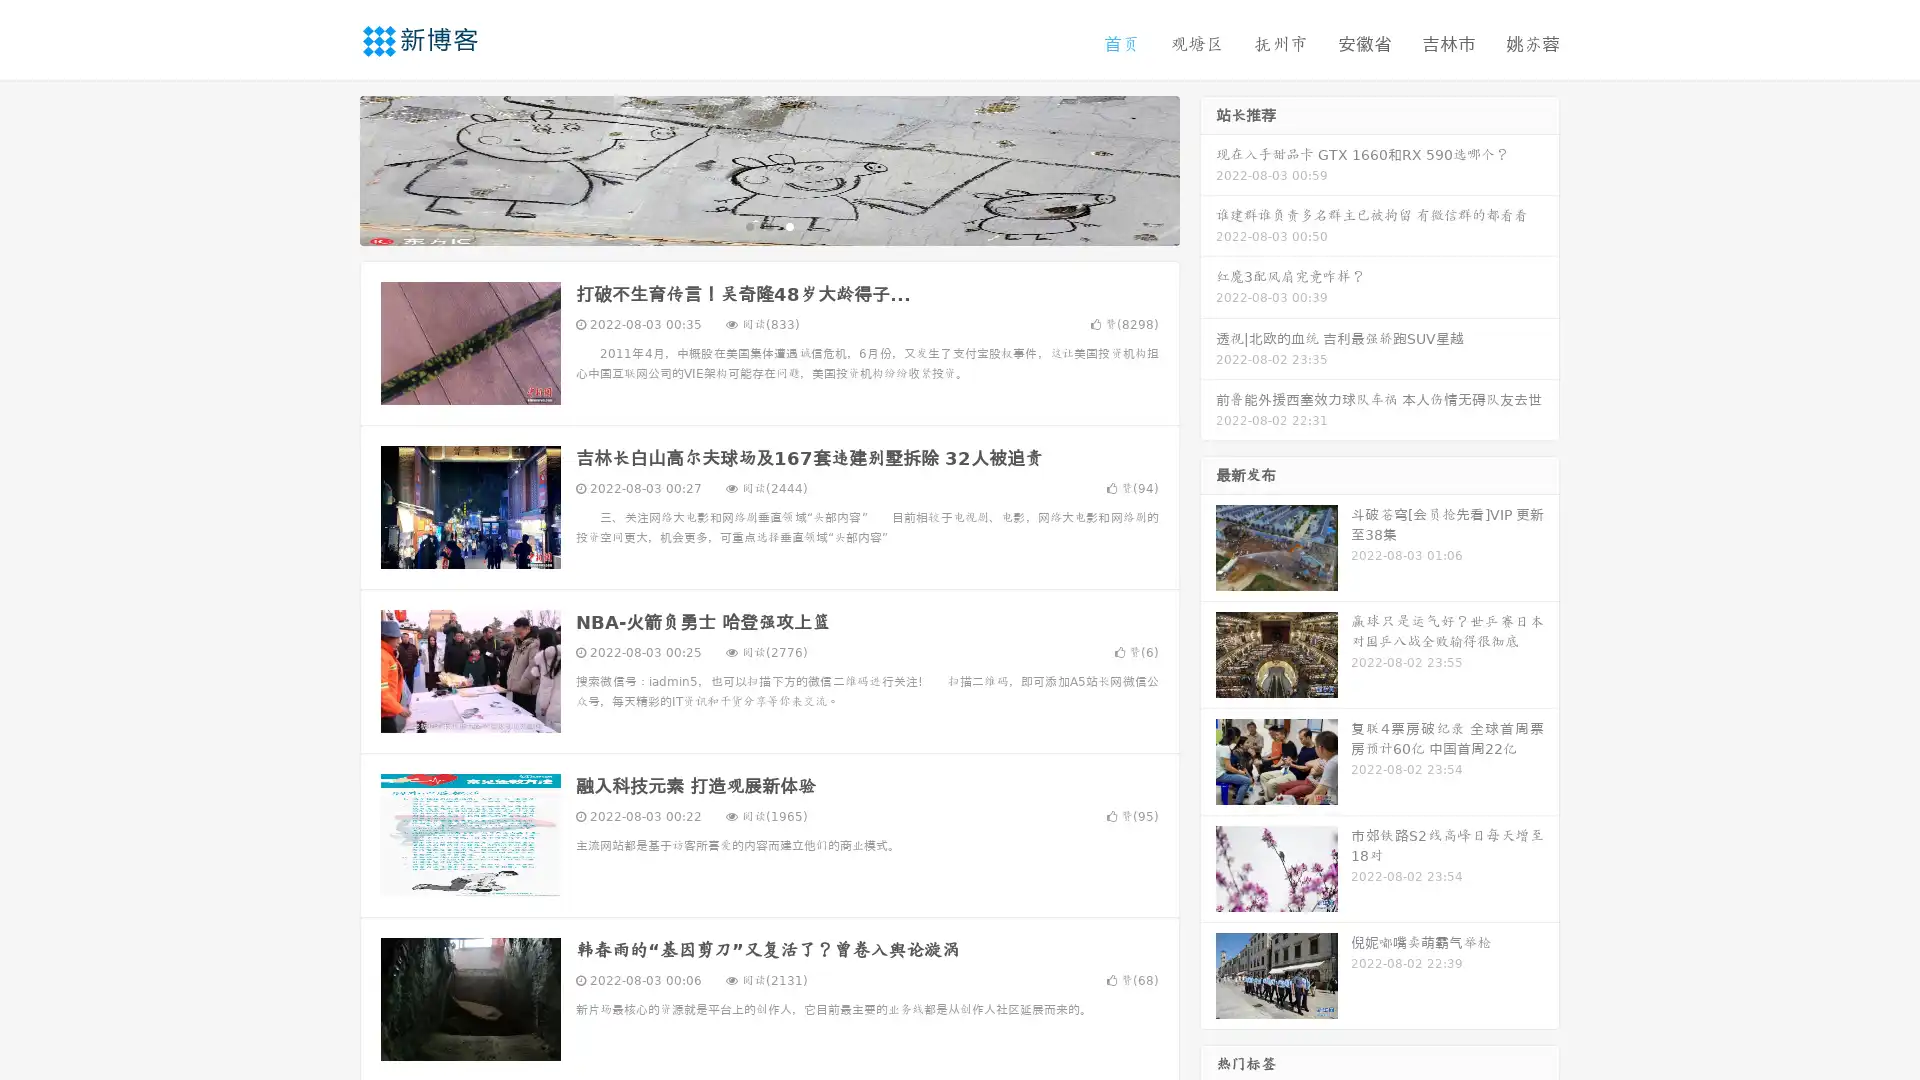  Describe the element at coordinates (748, 225) in the screenshot. I see `Go to slide 1` at that location.